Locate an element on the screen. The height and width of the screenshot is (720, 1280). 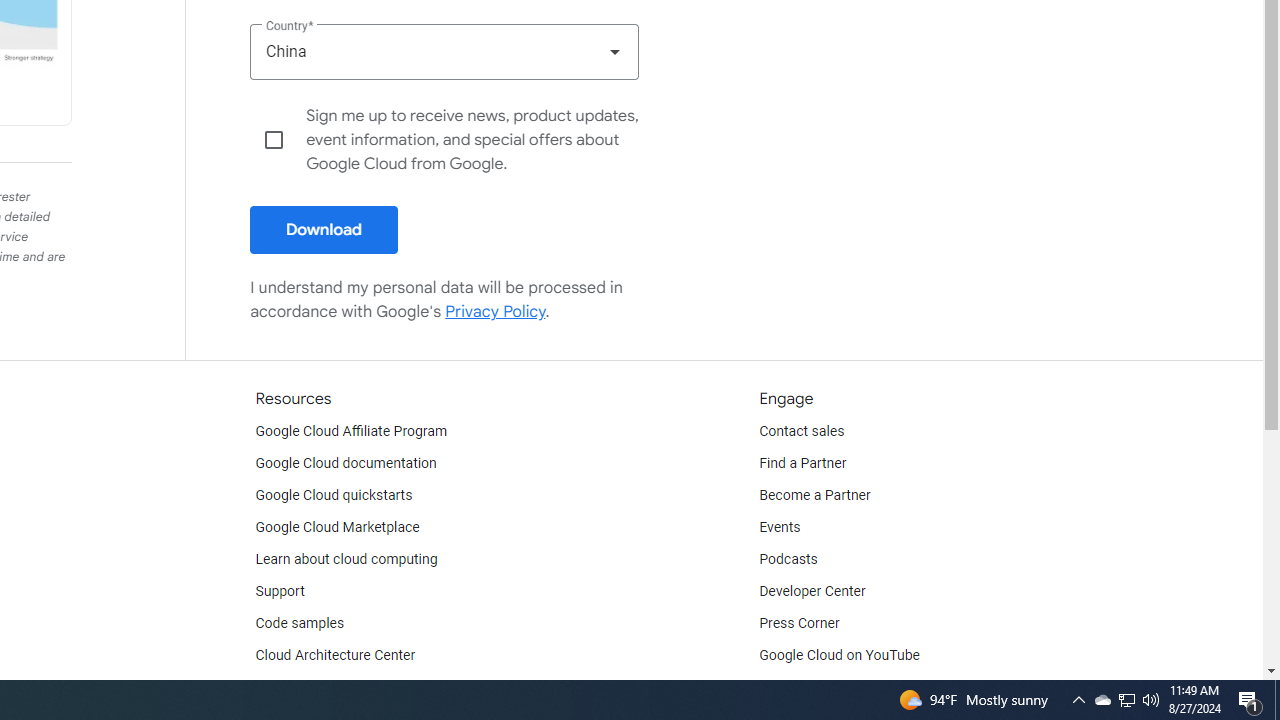
'Code samples' is located at coordinates (299, 622).